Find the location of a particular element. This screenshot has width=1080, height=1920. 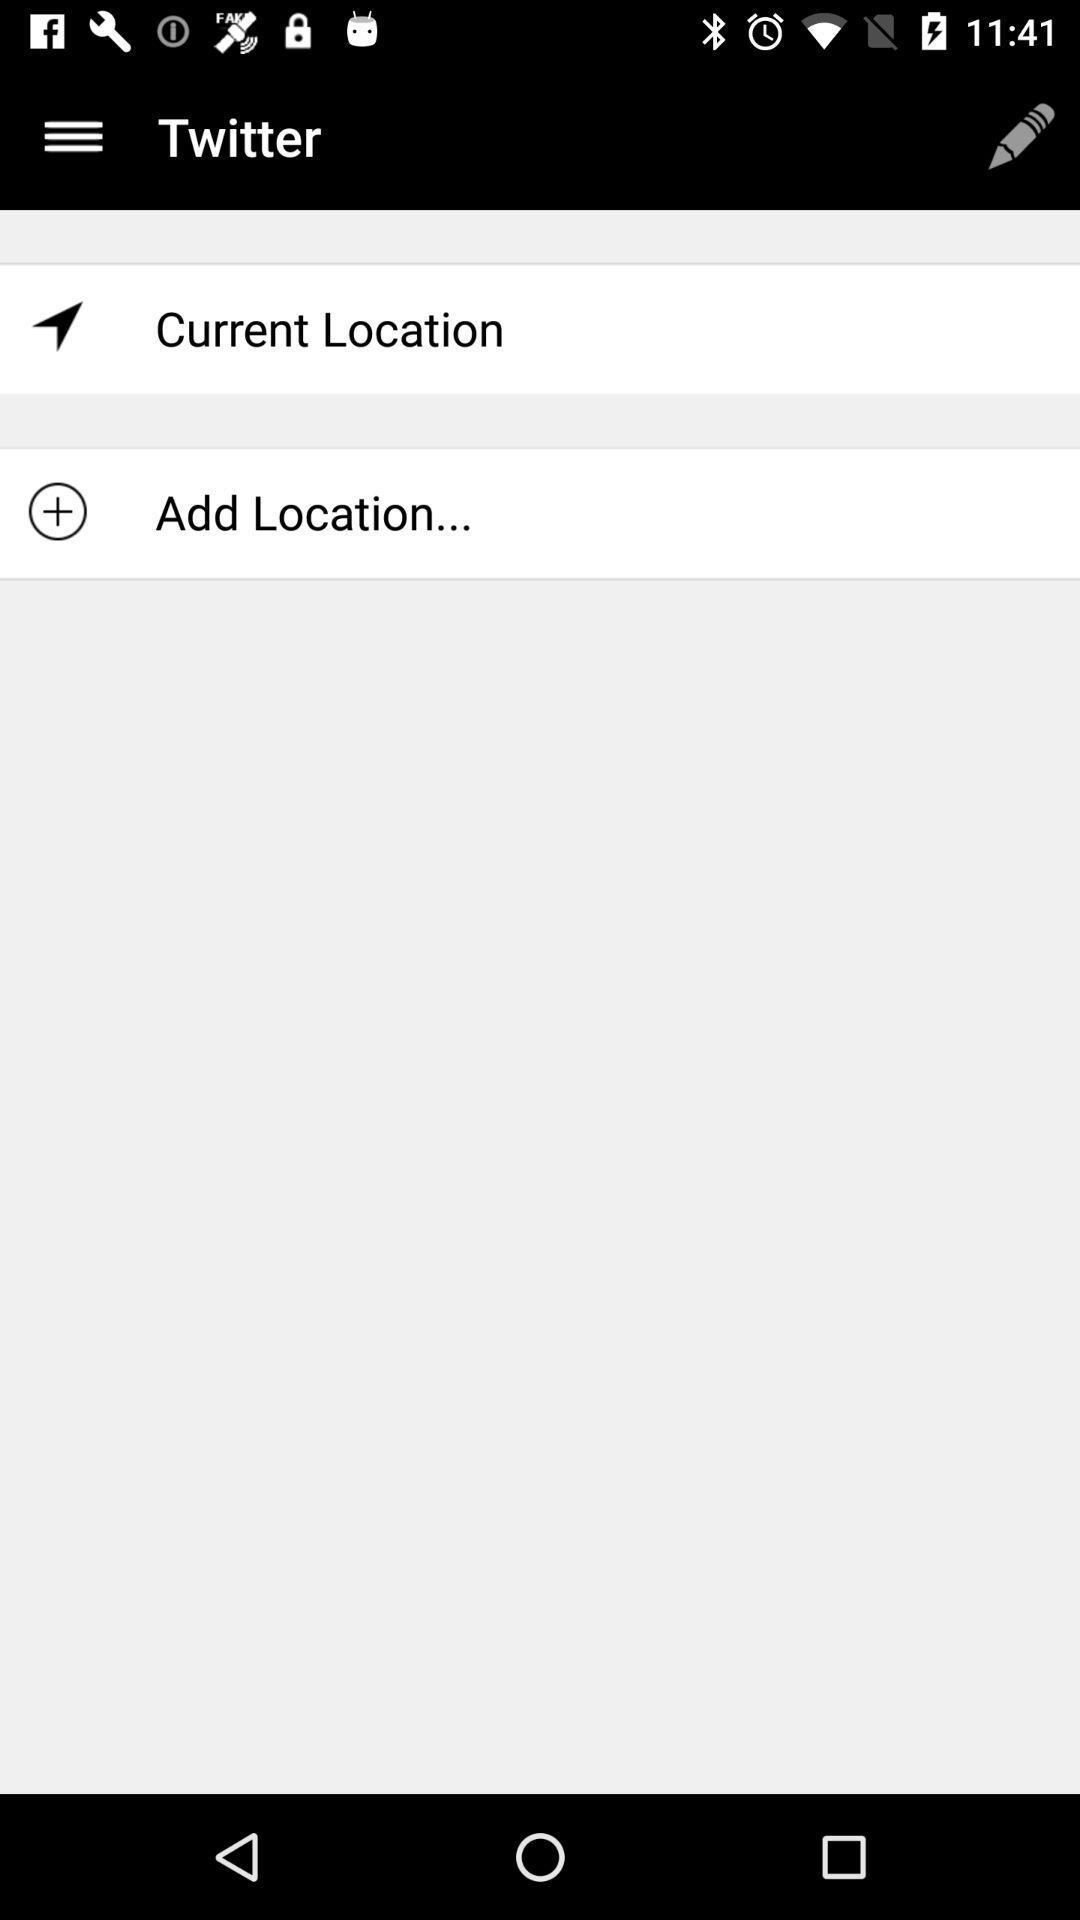

the icon above add location... item is located at coordinates (540, 328).